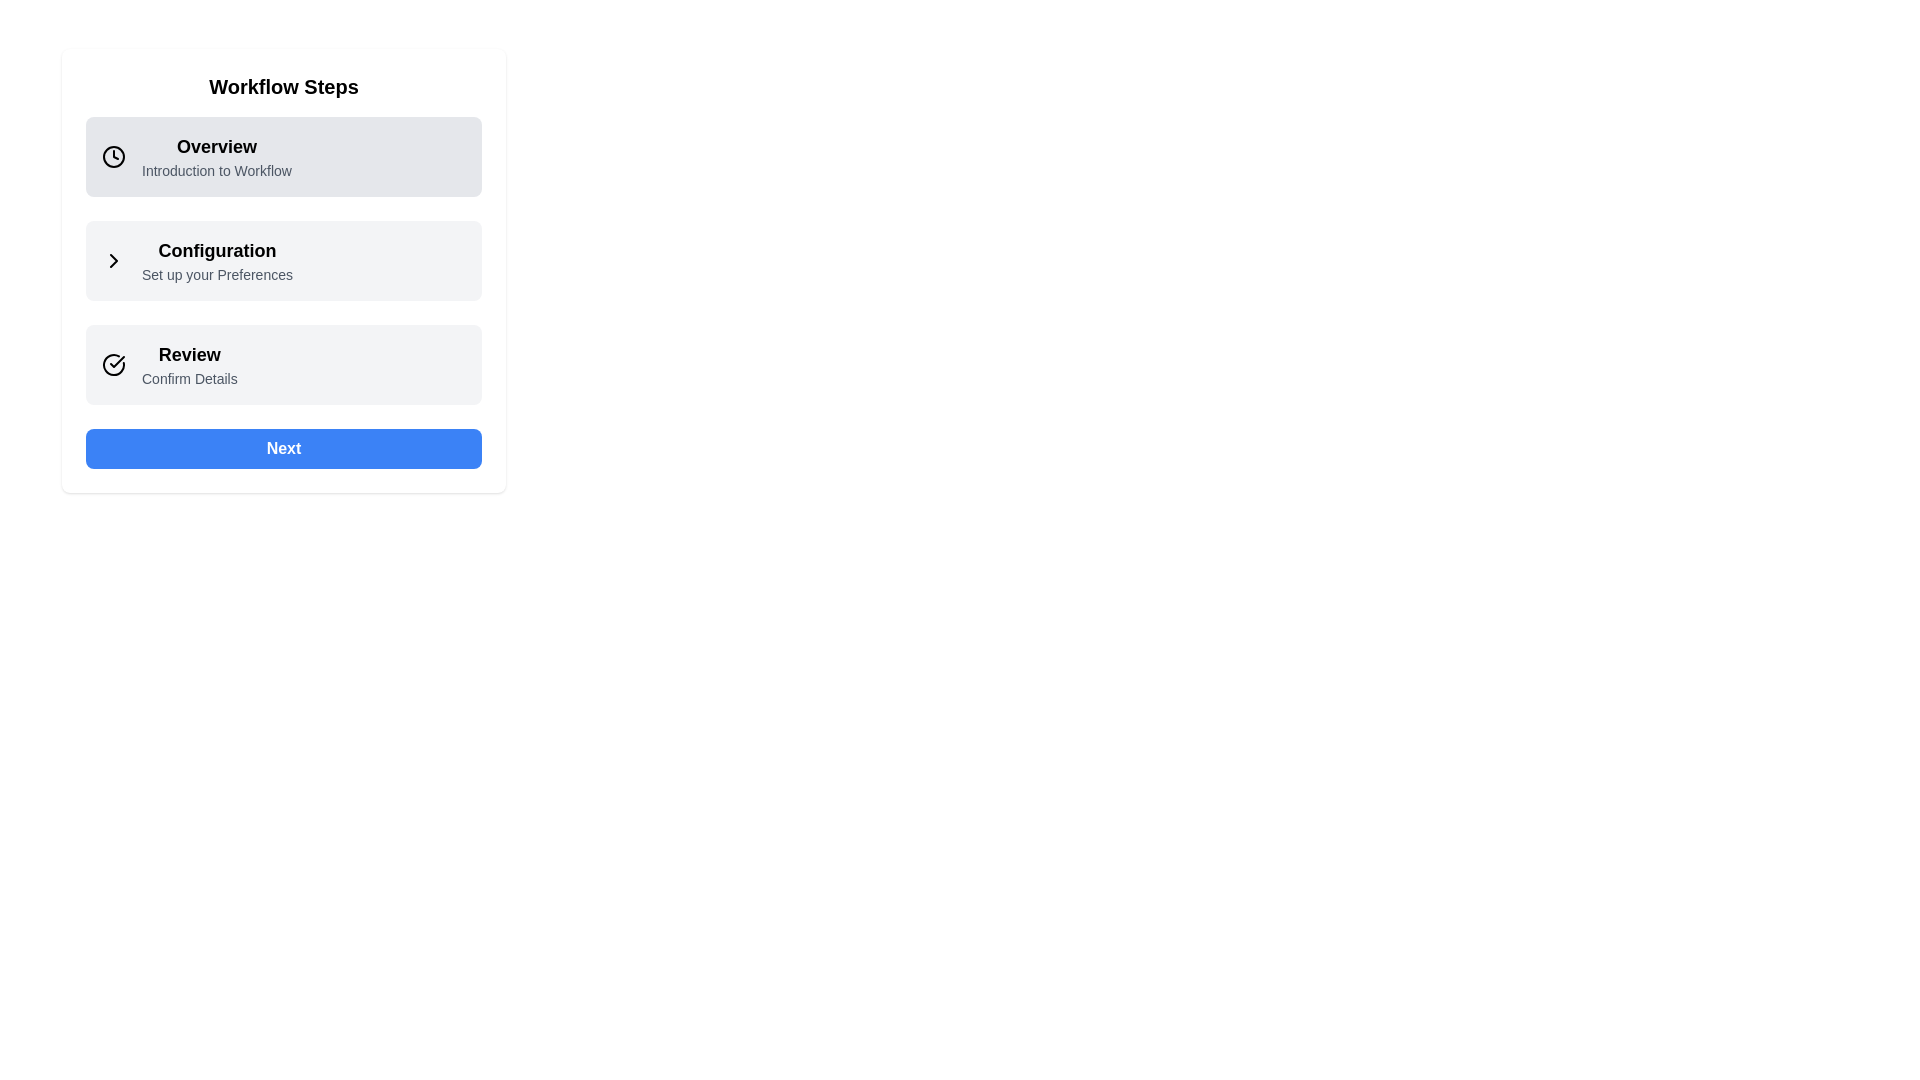 This screenshot has width=1920, height=1080. I want to click on the arrow icon on the 'Configuration' step item in the Workflow Steps section, which has a light background and bold title text, so click(282, 260).